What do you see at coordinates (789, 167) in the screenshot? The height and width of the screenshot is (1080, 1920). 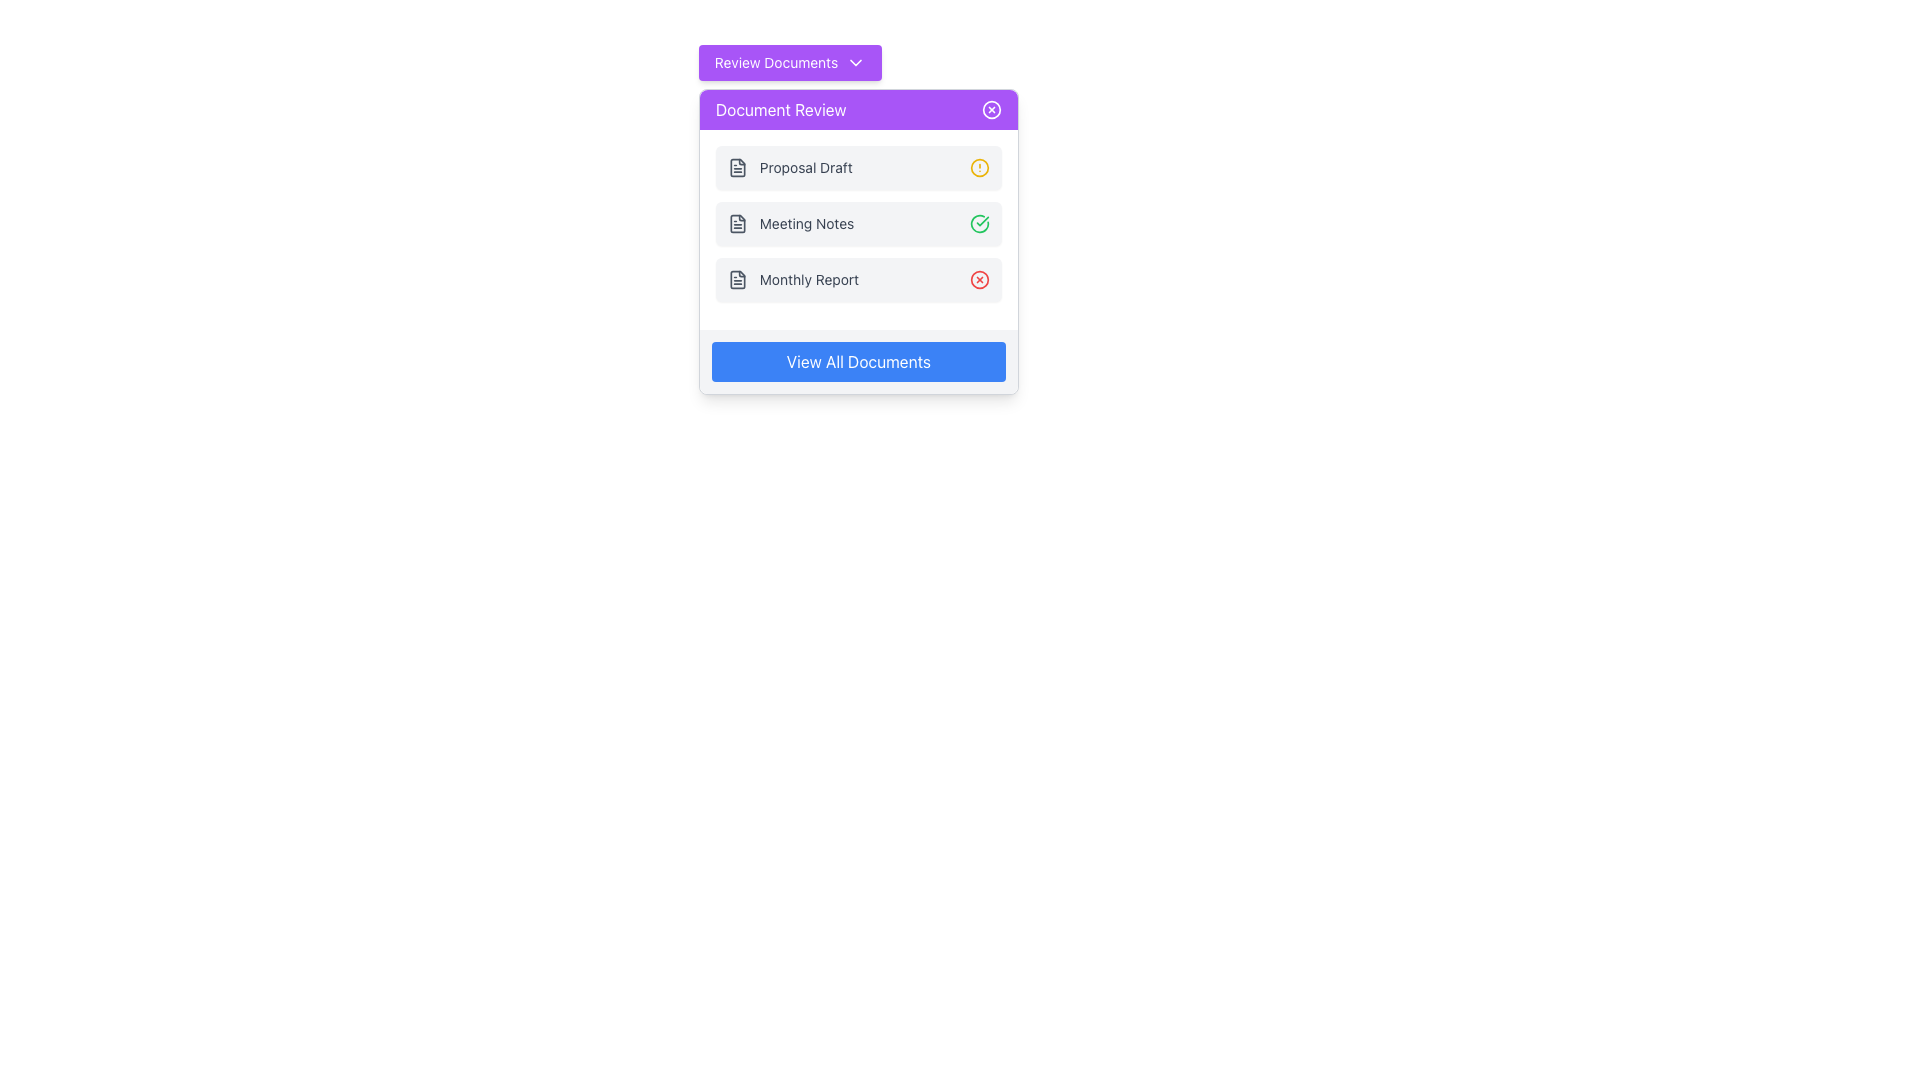 I see `the List item with text 'Proposal Draft' and a small gray document icon, which is the first item in the 'Document Review' panel` at bounding box center [789, 167].